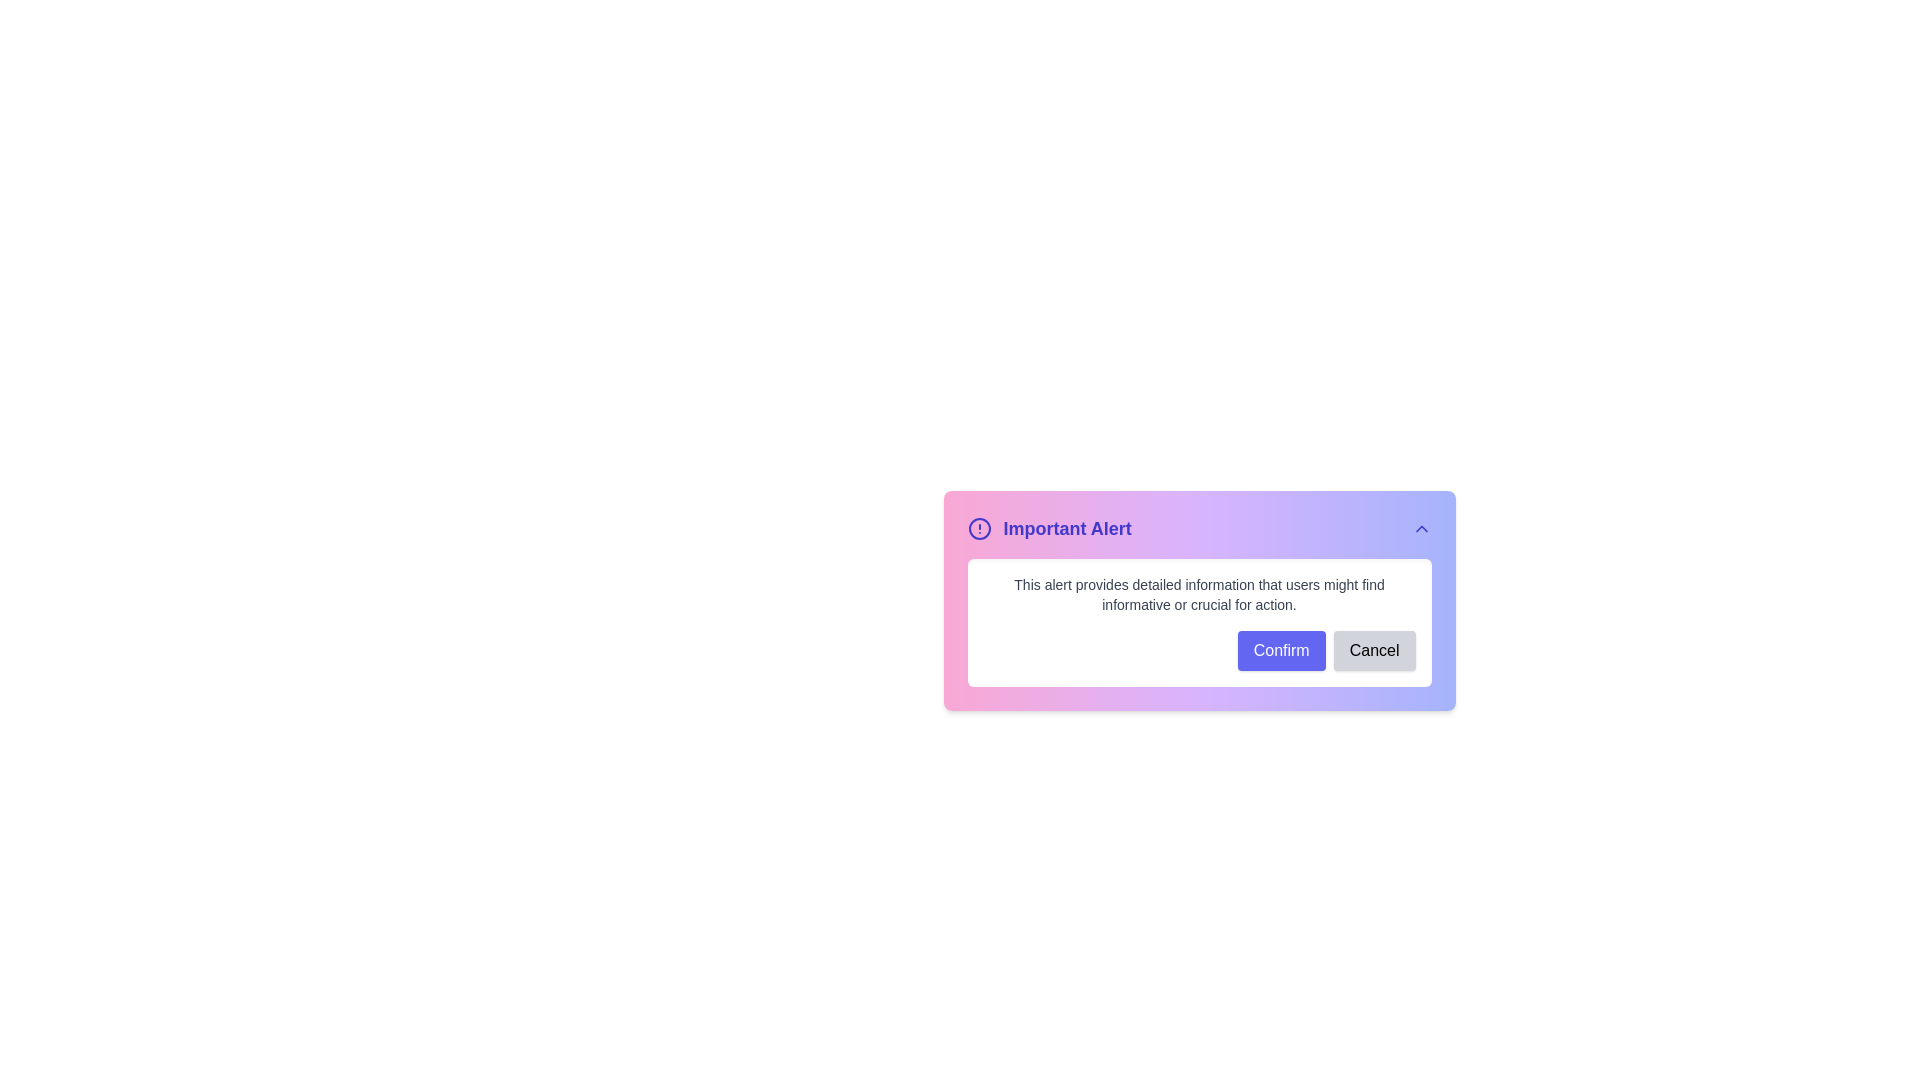 The height and width of the screenshot is (1080, 1920). Describe the element at coordinates (1373, 651) in the screenshot. I see `the 'Cancel' button` at that location.